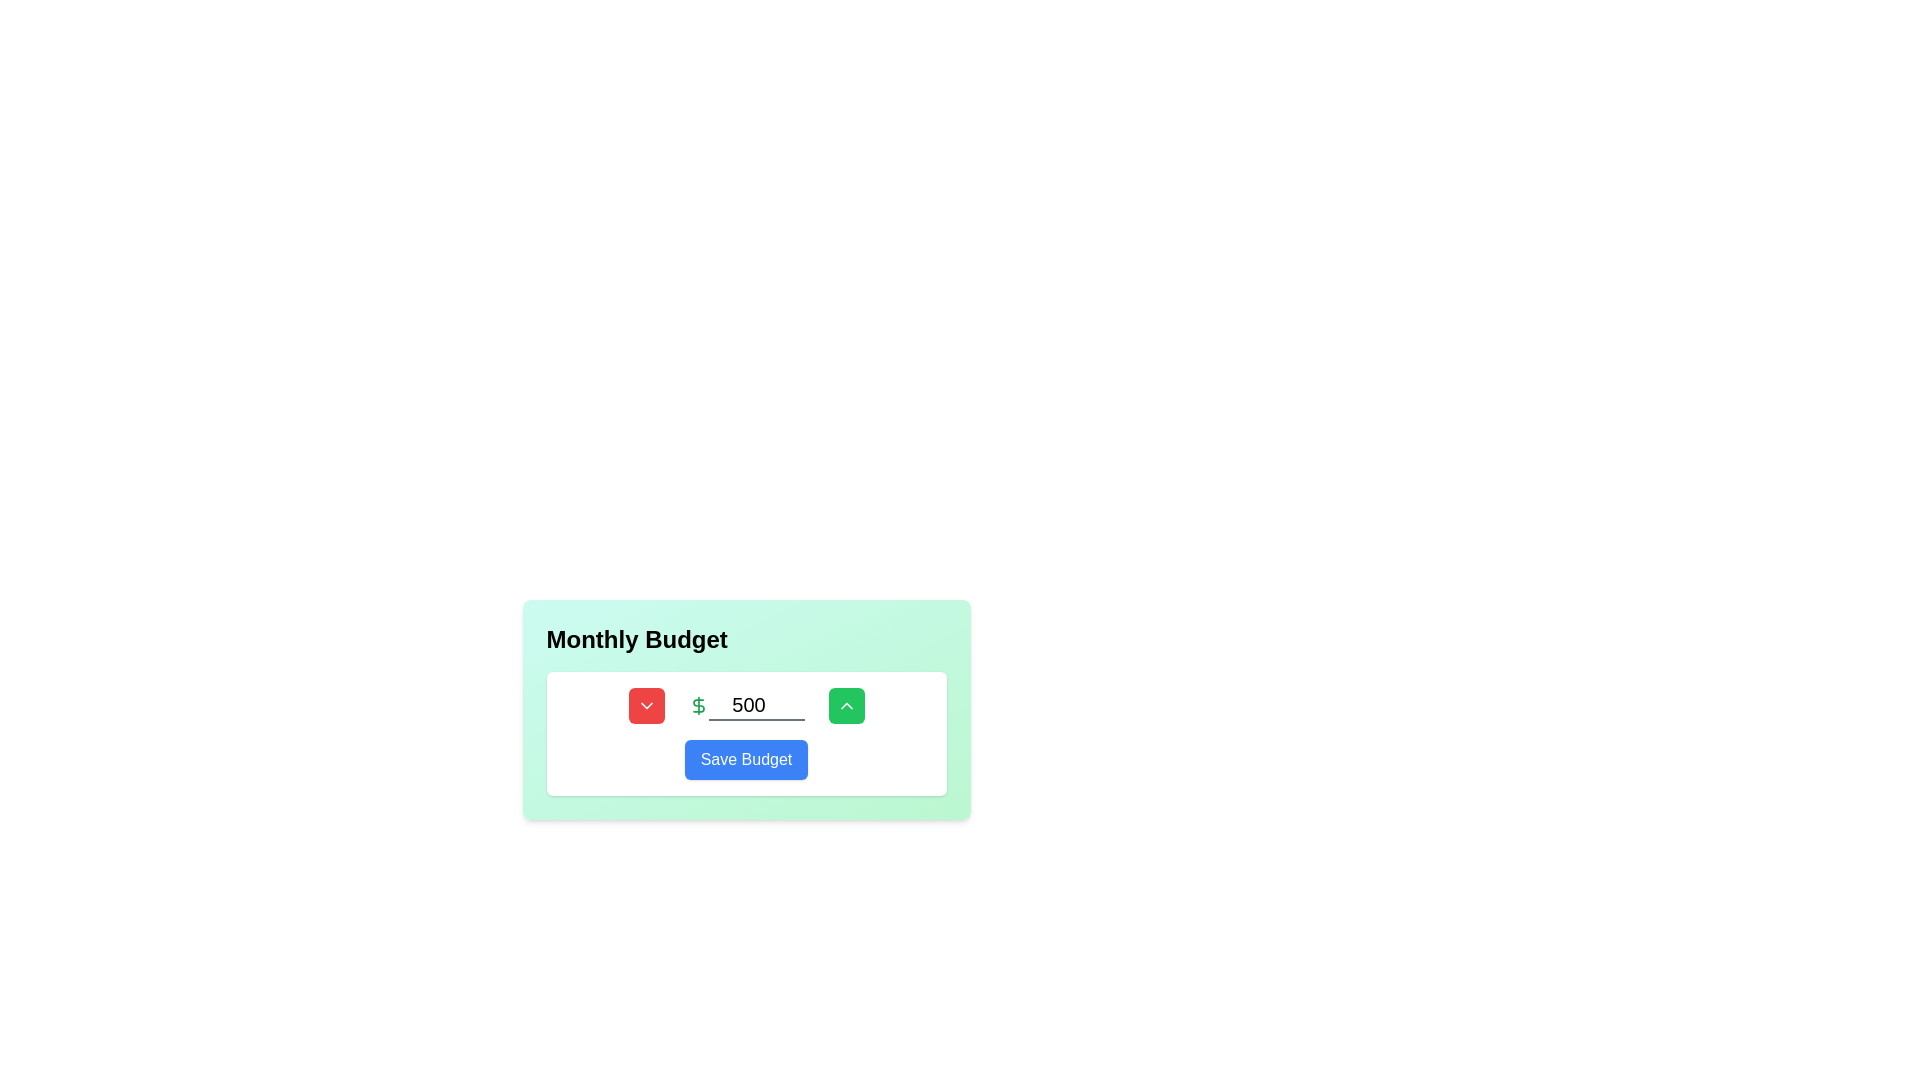 This screenshot has width=1920, height=1080. I want to click on the increment button located to the right of the numeric input box displaying '500' in the 'Monthly Budget' section to increment the value, so click(846, 704).